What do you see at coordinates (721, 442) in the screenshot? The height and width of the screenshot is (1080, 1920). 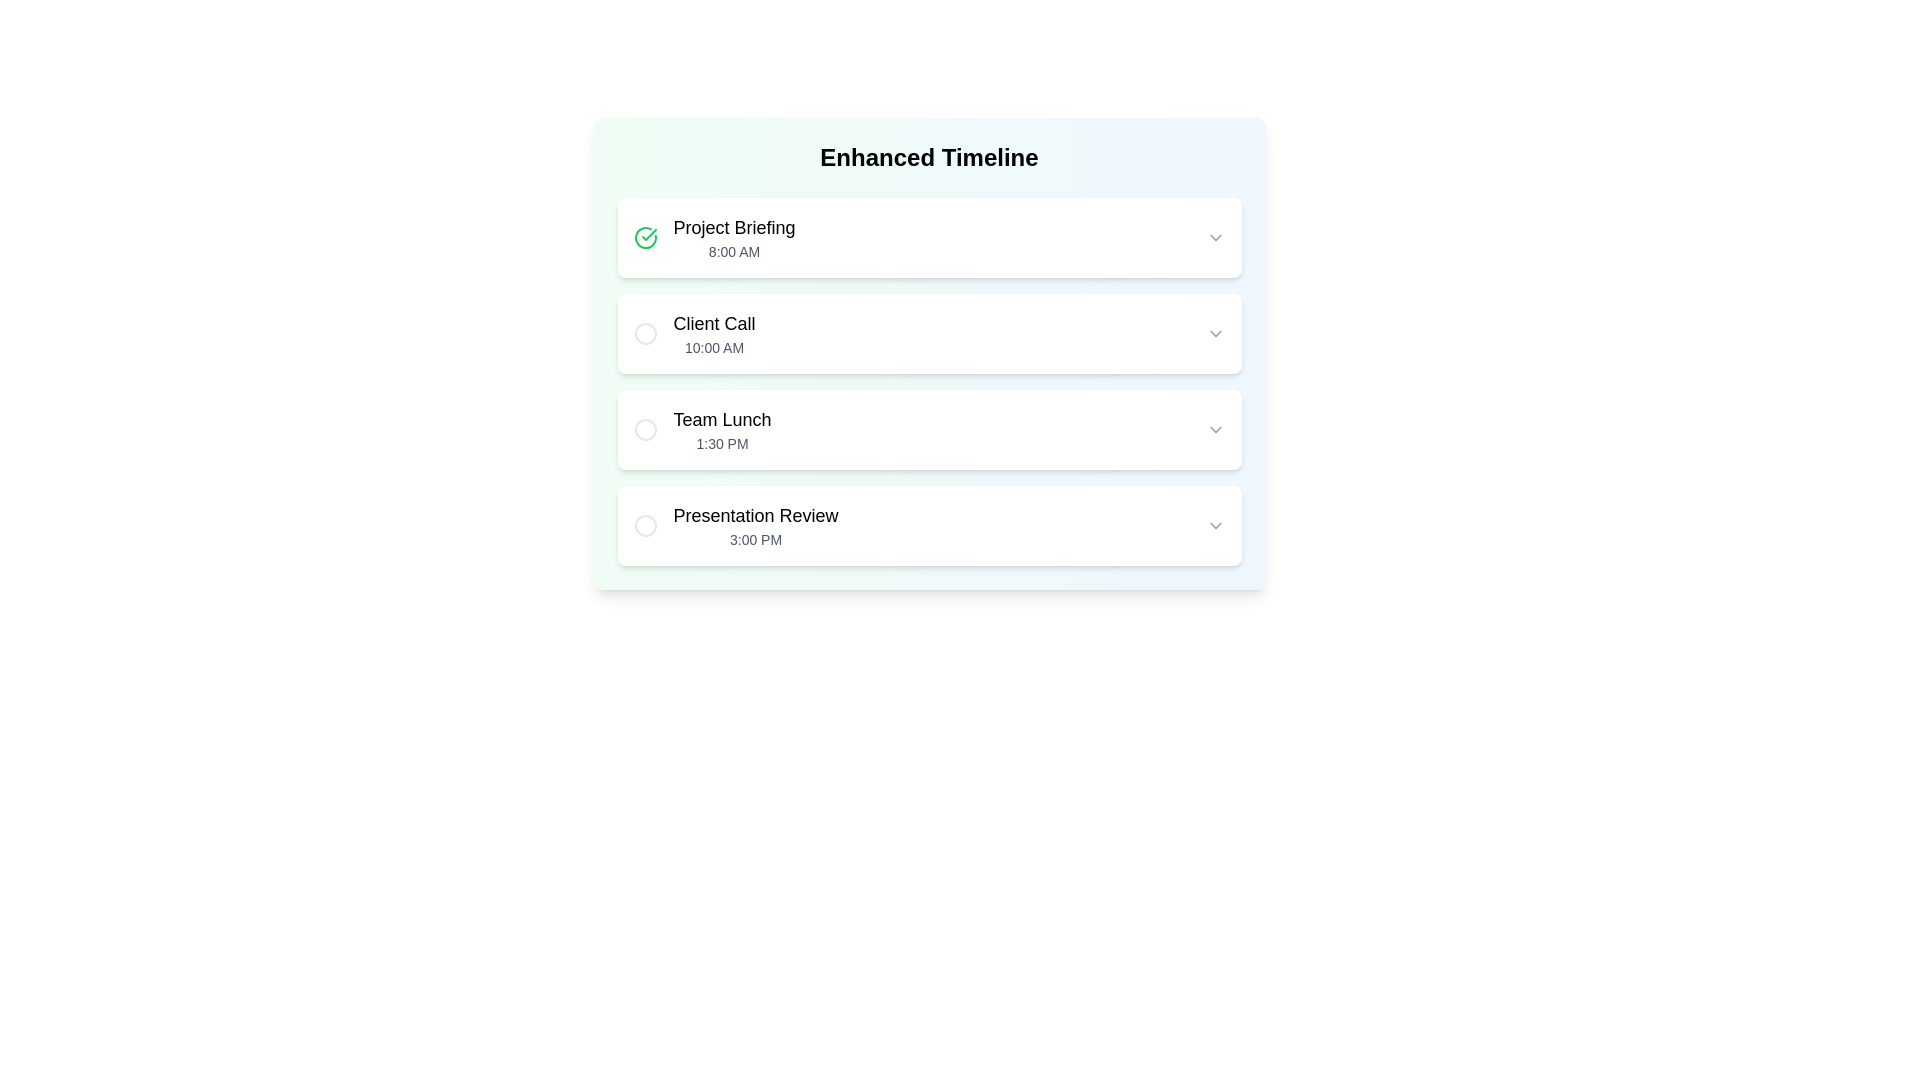 I see `time displayed in the text label below the 'Team Lunch' title, which shows '1:30 PM'` at bounding box center [721, 442].